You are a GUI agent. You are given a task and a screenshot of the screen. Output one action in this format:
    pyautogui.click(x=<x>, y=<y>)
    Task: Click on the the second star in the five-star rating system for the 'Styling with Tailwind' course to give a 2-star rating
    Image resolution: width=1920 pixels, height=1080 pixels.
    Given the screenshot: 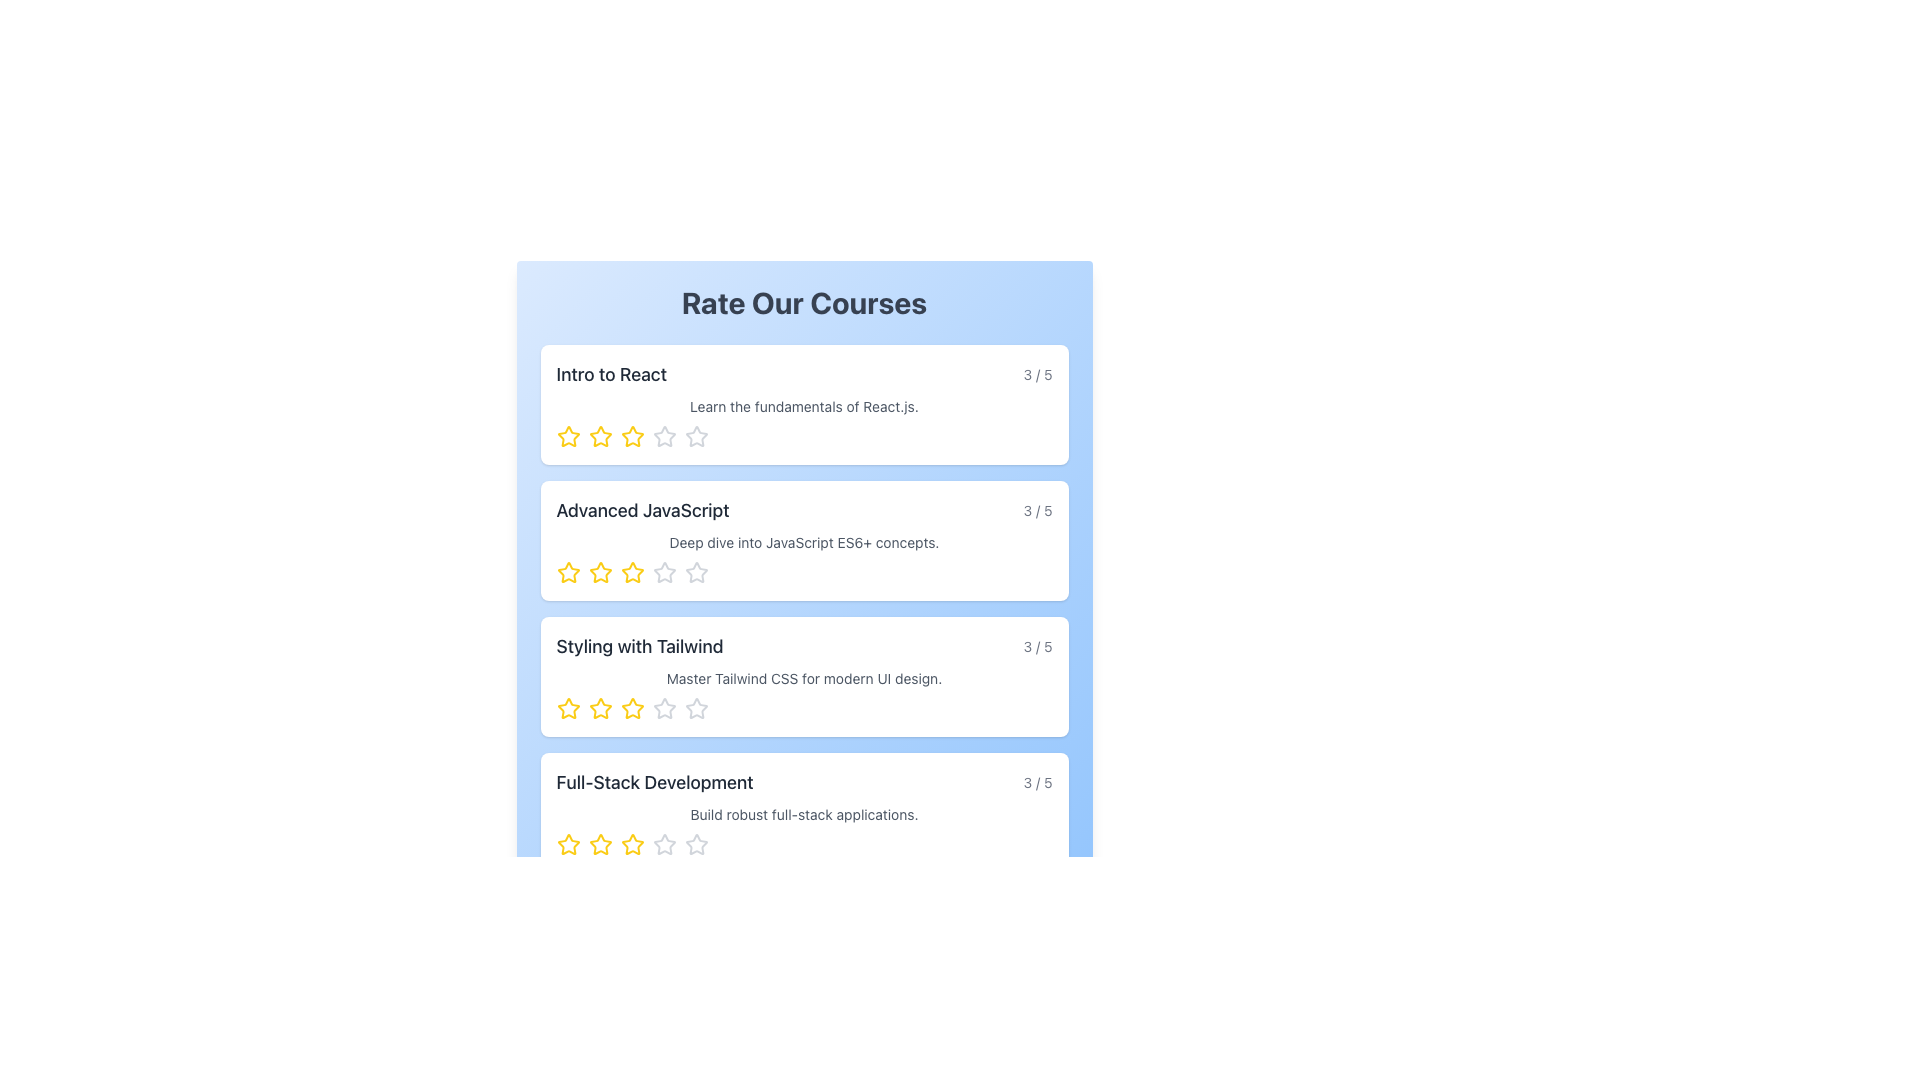 What is the action you would take?
    pyautogui.click(x=599, y=707)
    